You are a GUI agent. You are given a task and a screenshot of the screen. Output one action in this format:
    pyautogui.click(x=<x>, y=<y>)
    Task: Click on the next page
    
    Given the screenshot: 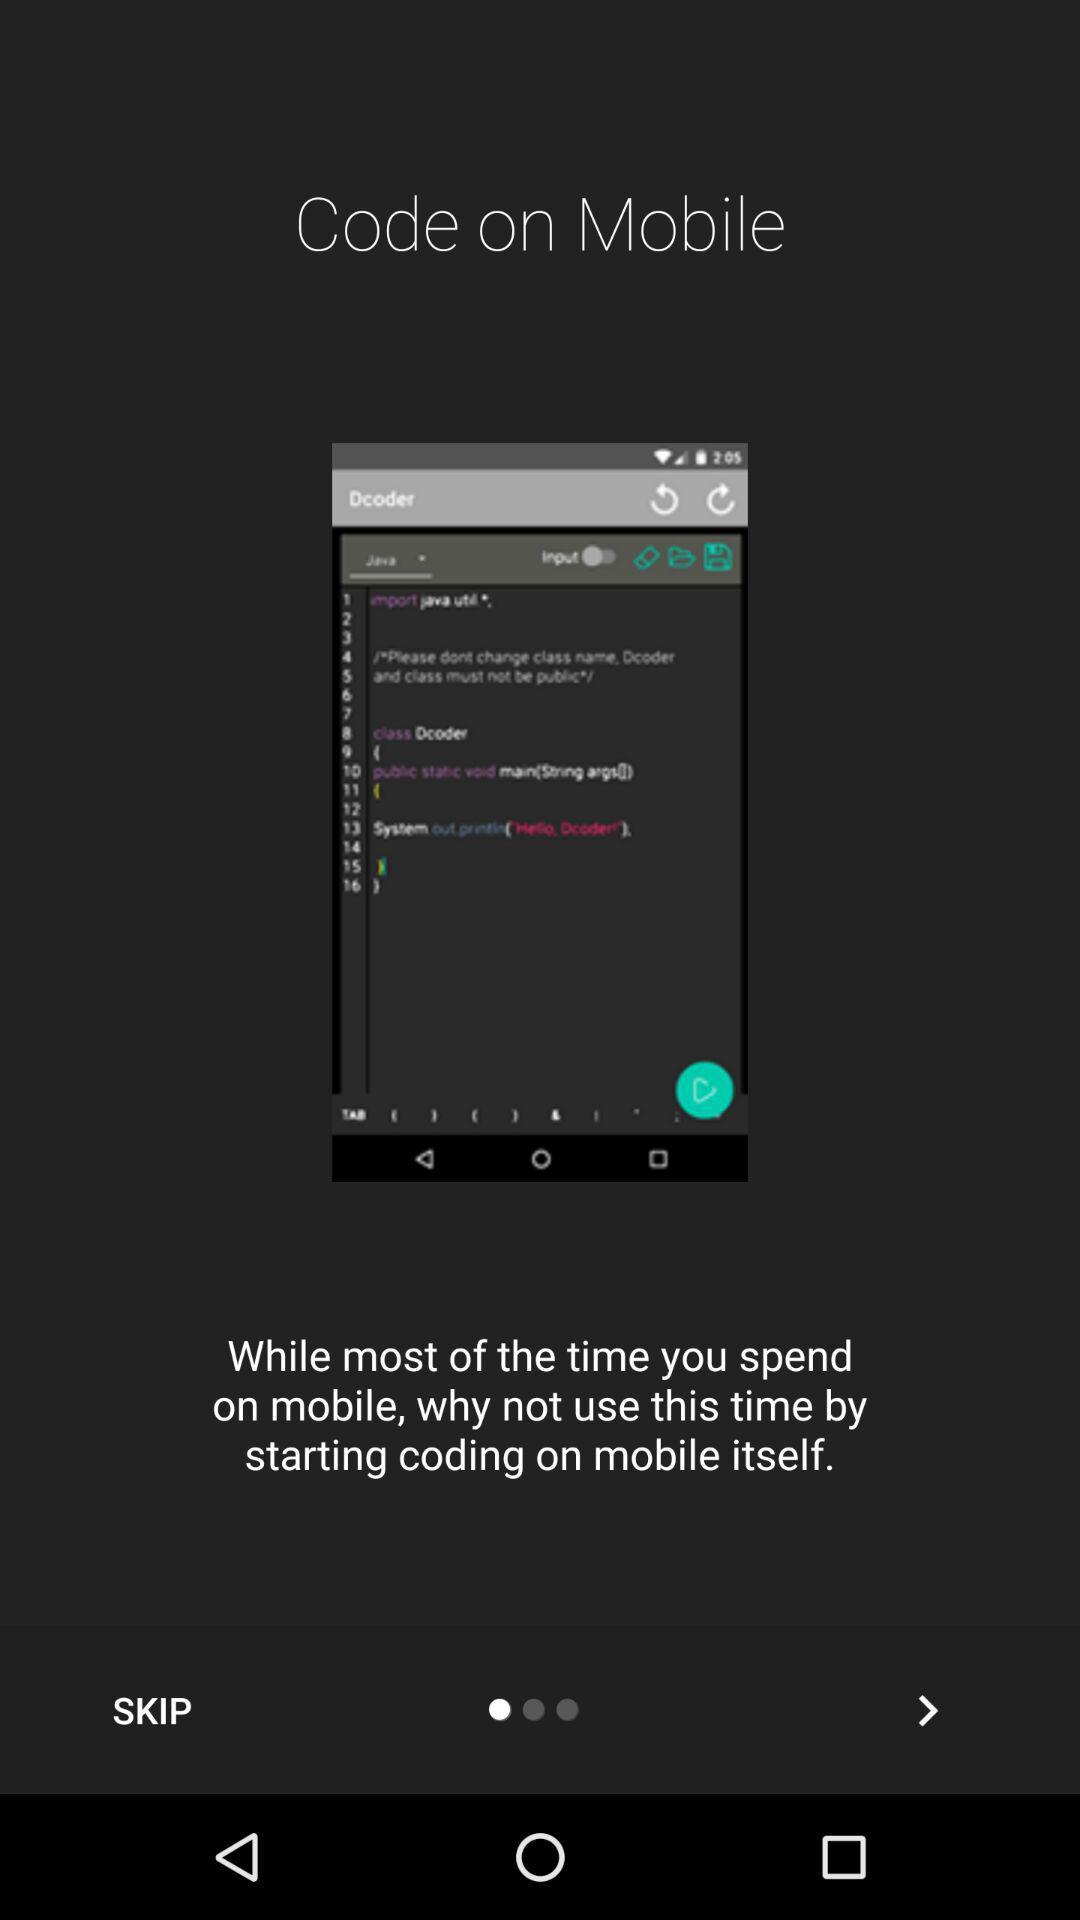 What is the action you would take?
    pyautogui.click(x=927, y=1709)
    